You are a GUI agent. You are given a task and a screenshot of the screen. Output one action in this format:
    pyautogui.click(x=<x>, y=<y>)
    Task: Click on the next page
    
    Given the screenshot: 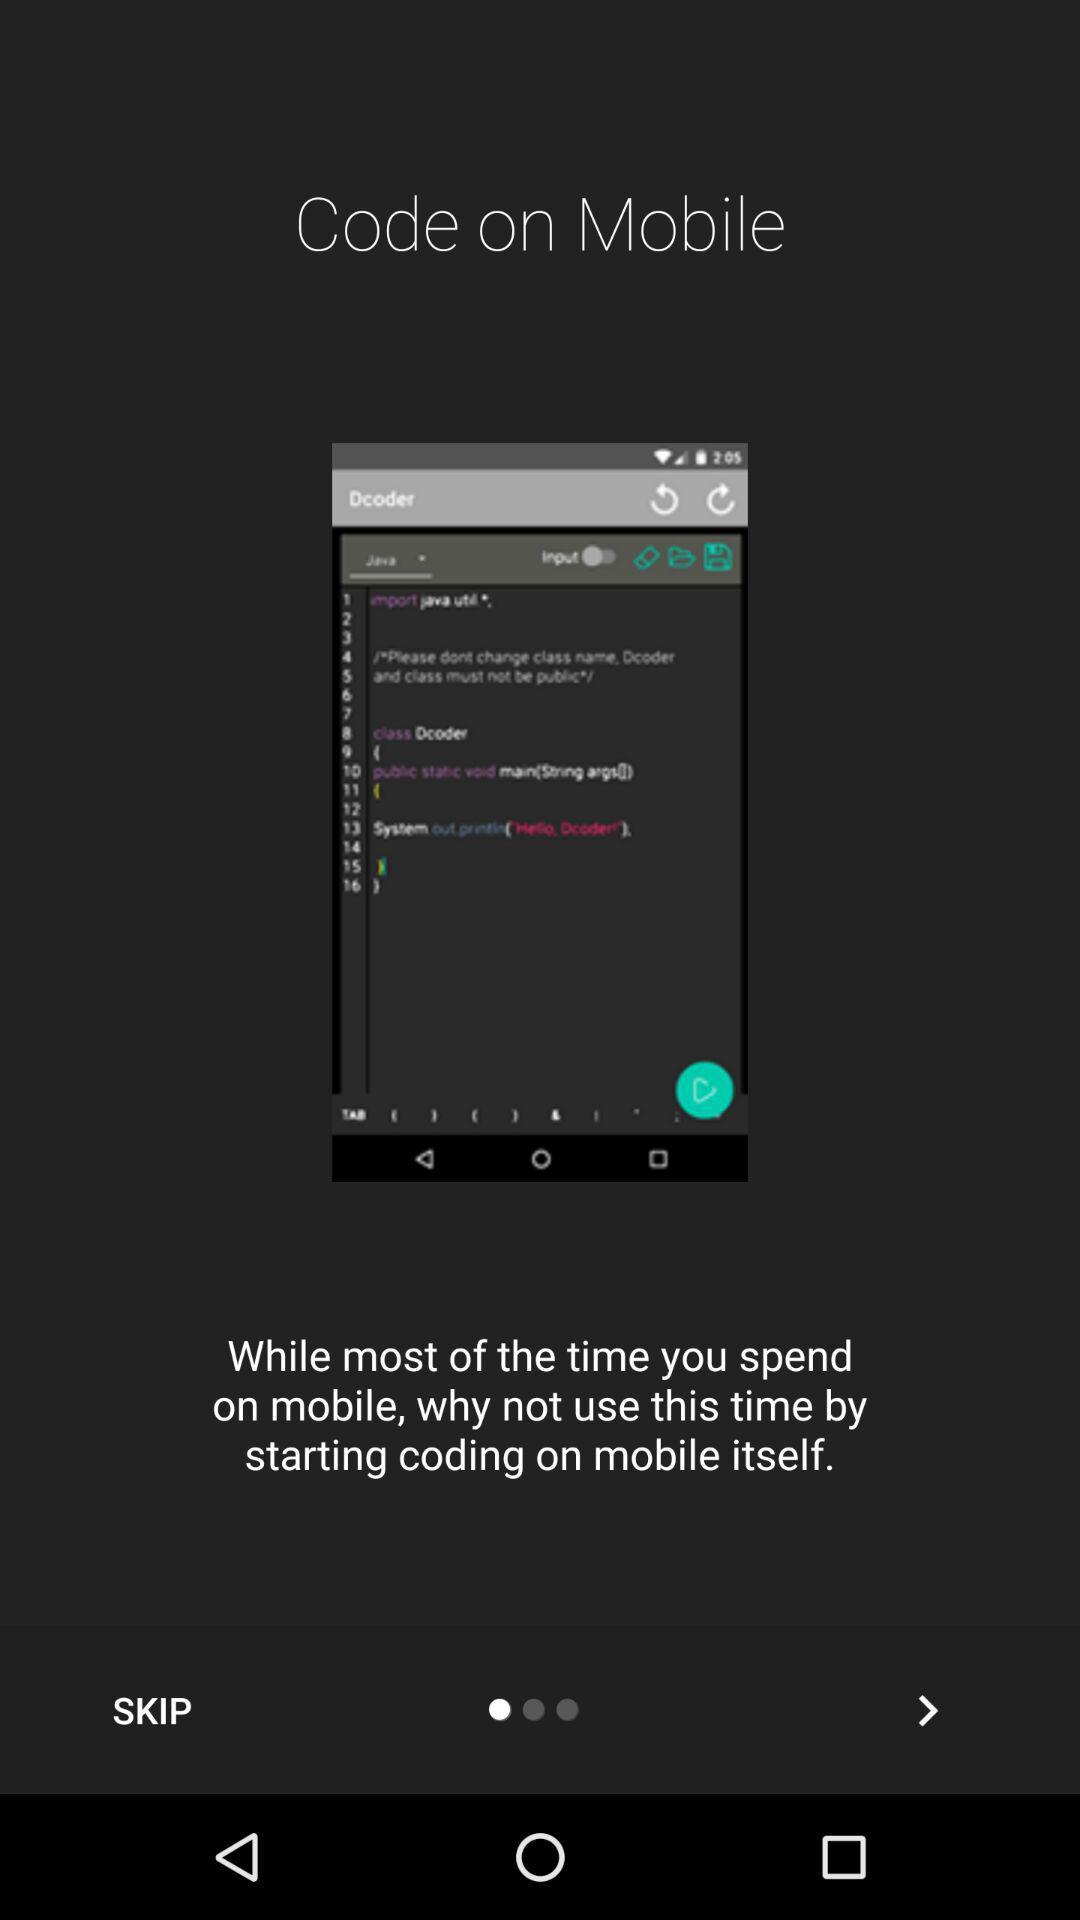 What is the action you would take?
    pyautogui.click(x=927, y=1709)
    